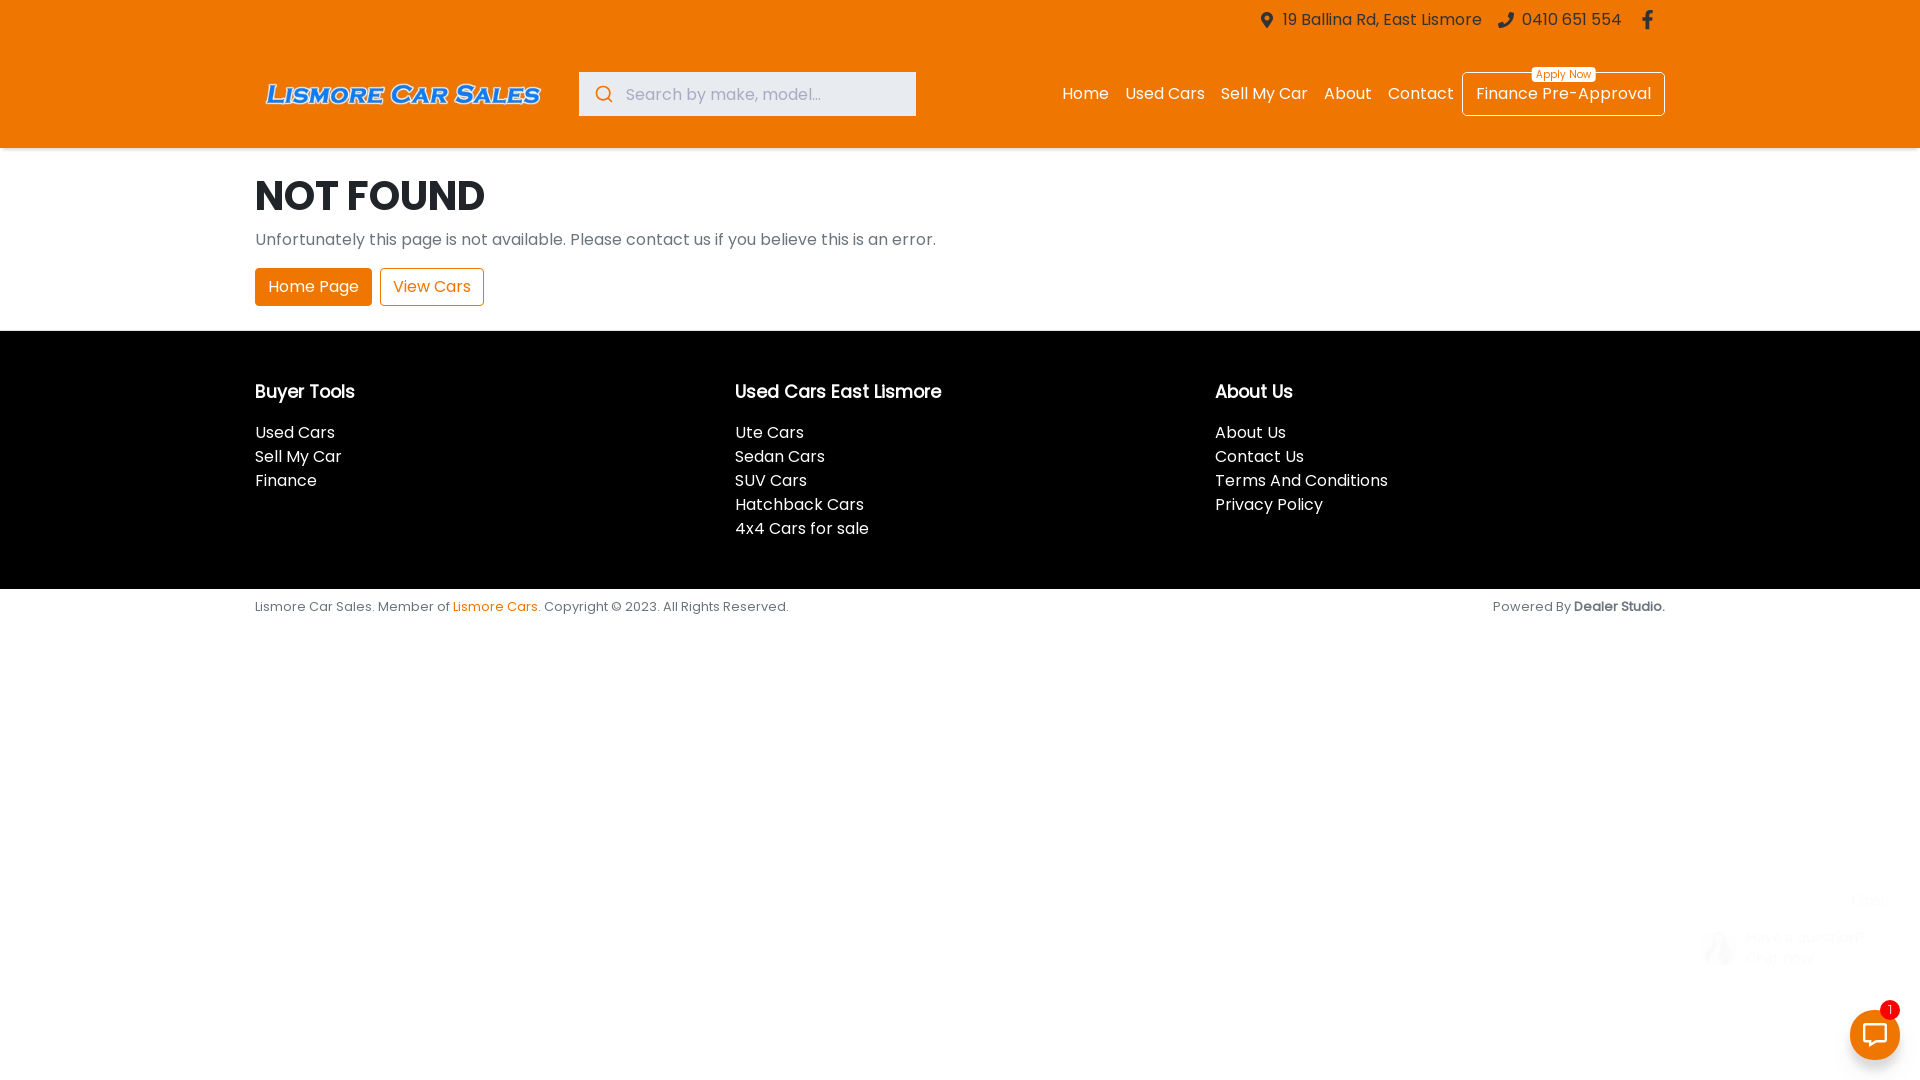 The image size is (1920, 1080). I want to click on 'View Cars', so click(431, 286).